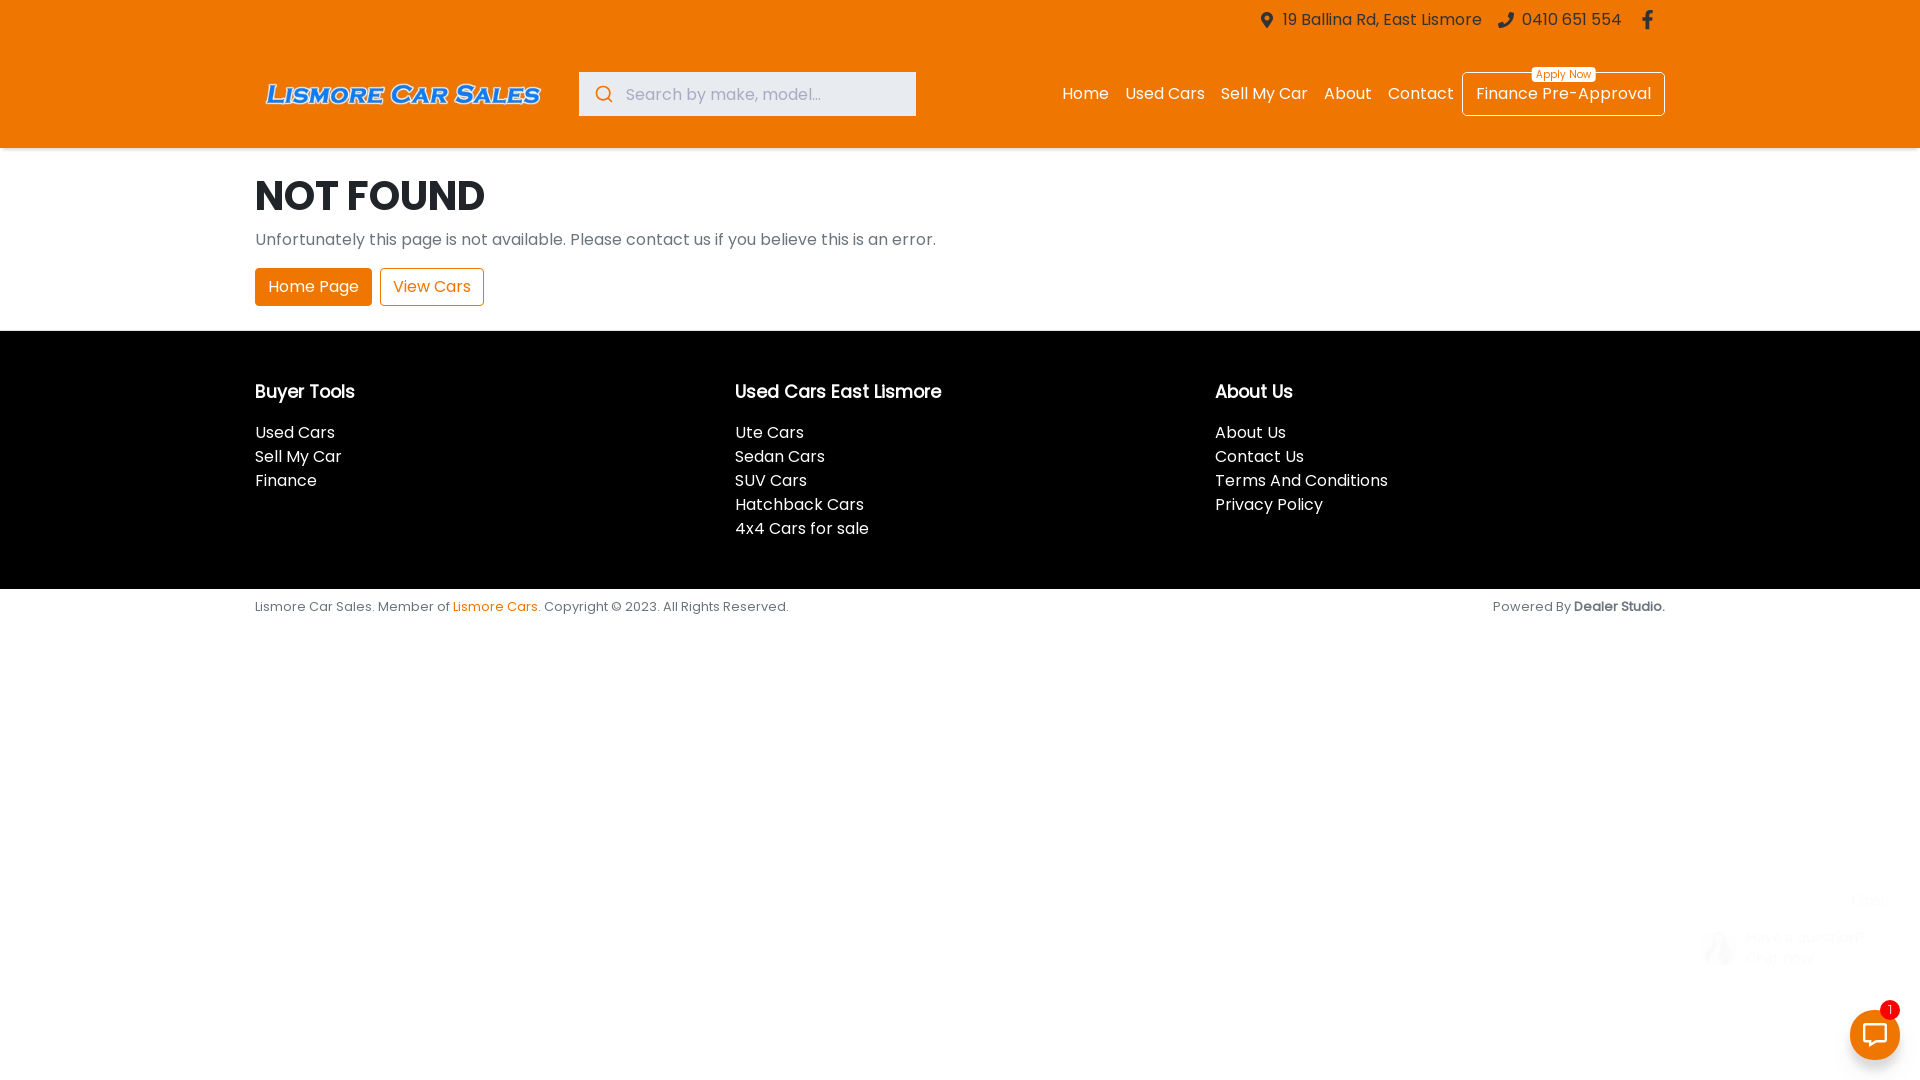 The image size is (1920, 1080). I want to click on 'View Cars', so click(431, 286).